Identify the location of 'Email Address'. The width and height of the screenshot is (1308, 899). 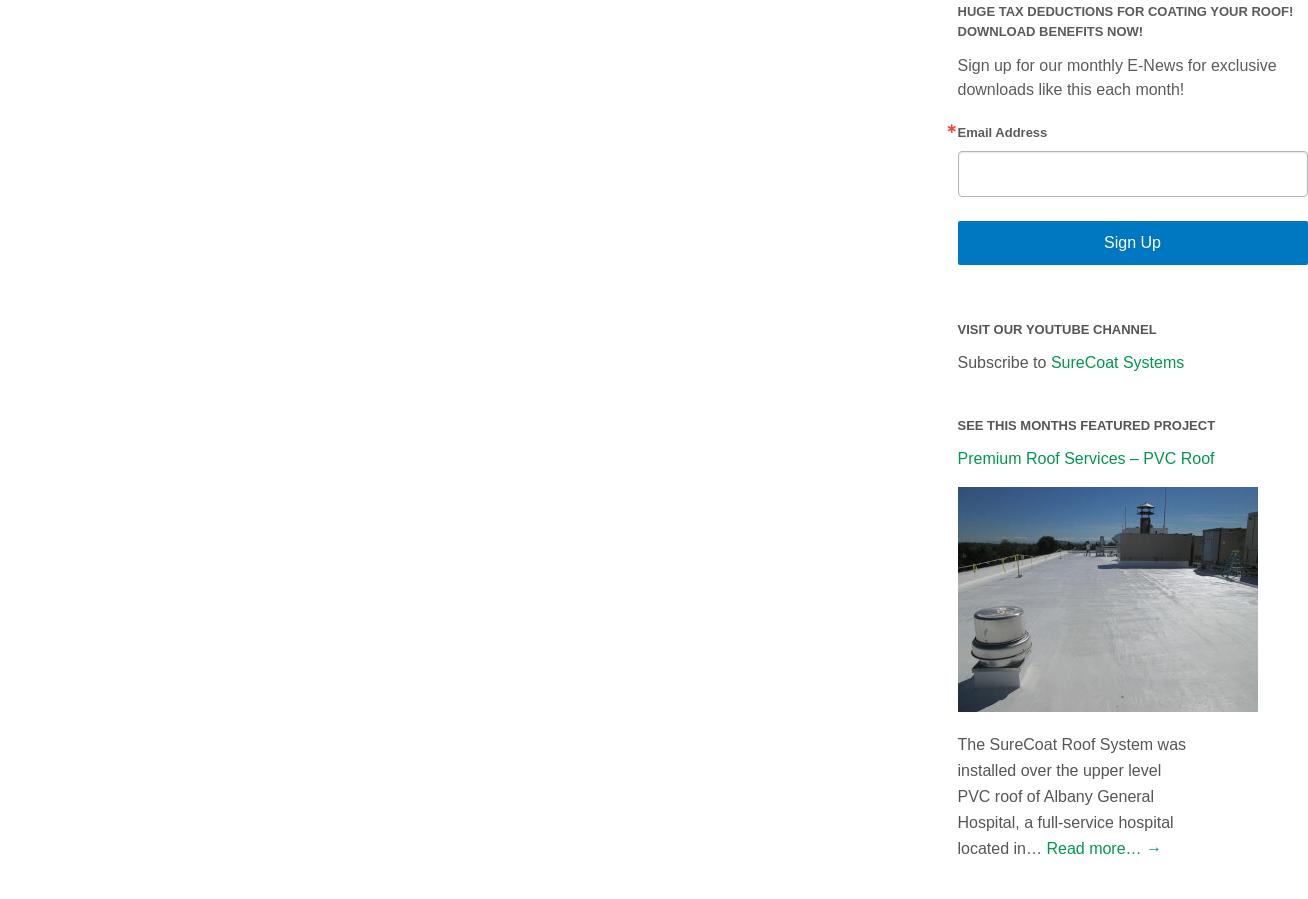
(1002, 130).